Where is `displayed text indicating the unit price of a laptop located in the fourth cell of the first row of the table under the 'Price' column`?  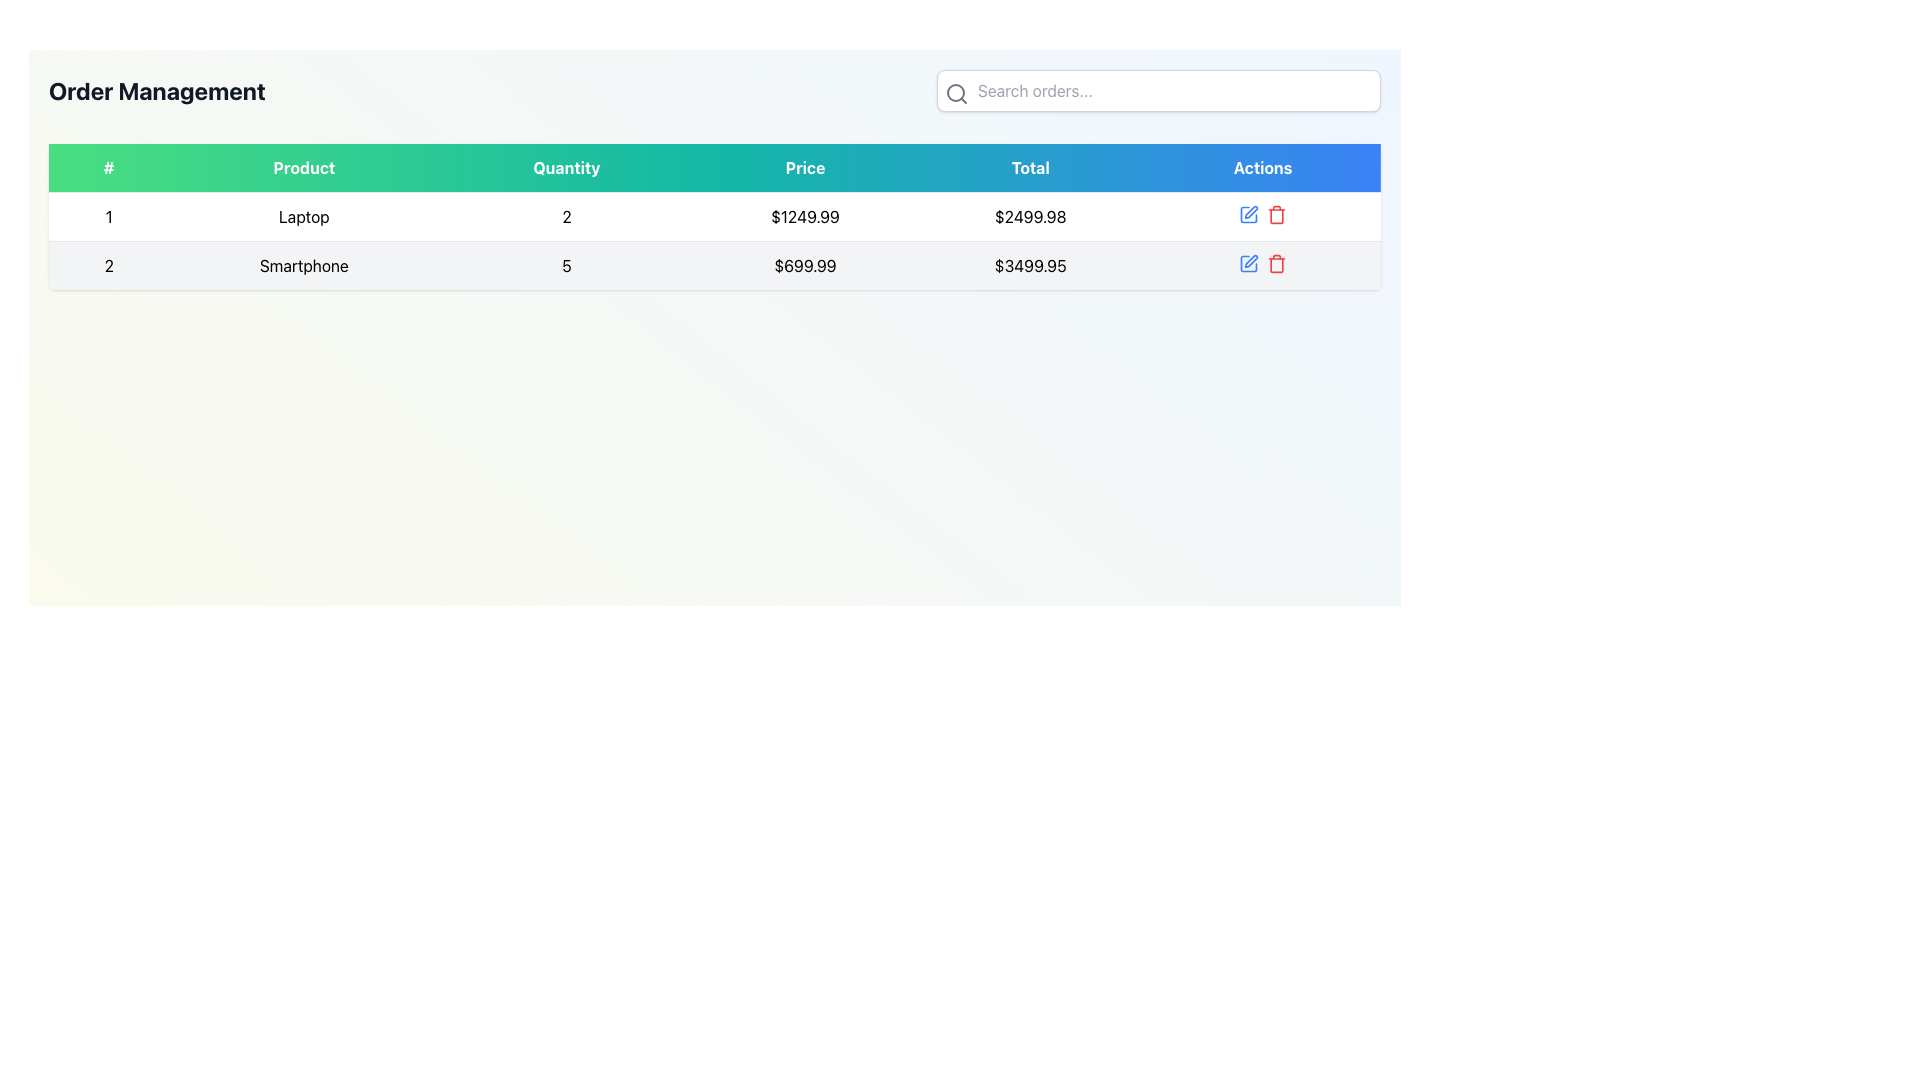
displayed text indicating the unit price of a laptop located in the fourth cell of the first row of the table under the 'Price' column is located at coordinates (805, 216).